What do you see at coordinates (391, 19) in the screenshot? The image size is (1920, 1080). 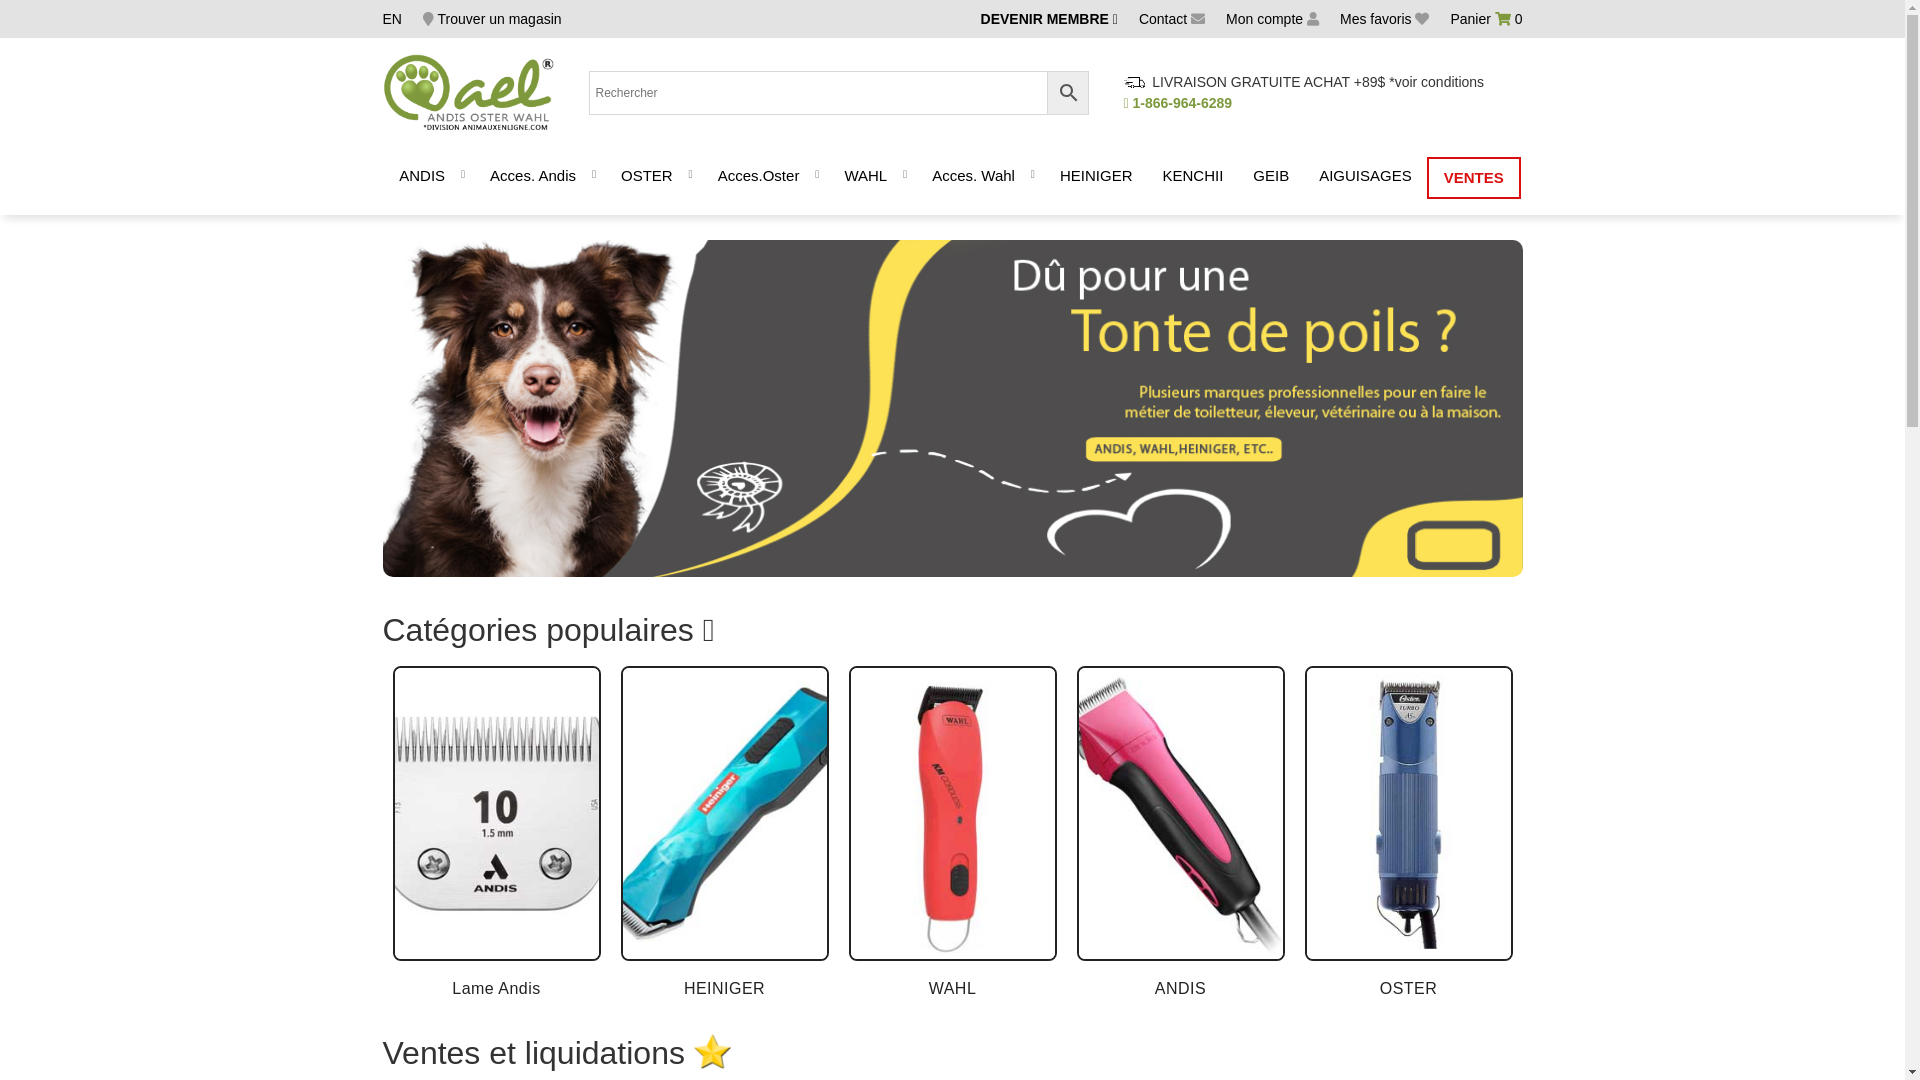 I see `'EN'` at bounding box center [391, 19].